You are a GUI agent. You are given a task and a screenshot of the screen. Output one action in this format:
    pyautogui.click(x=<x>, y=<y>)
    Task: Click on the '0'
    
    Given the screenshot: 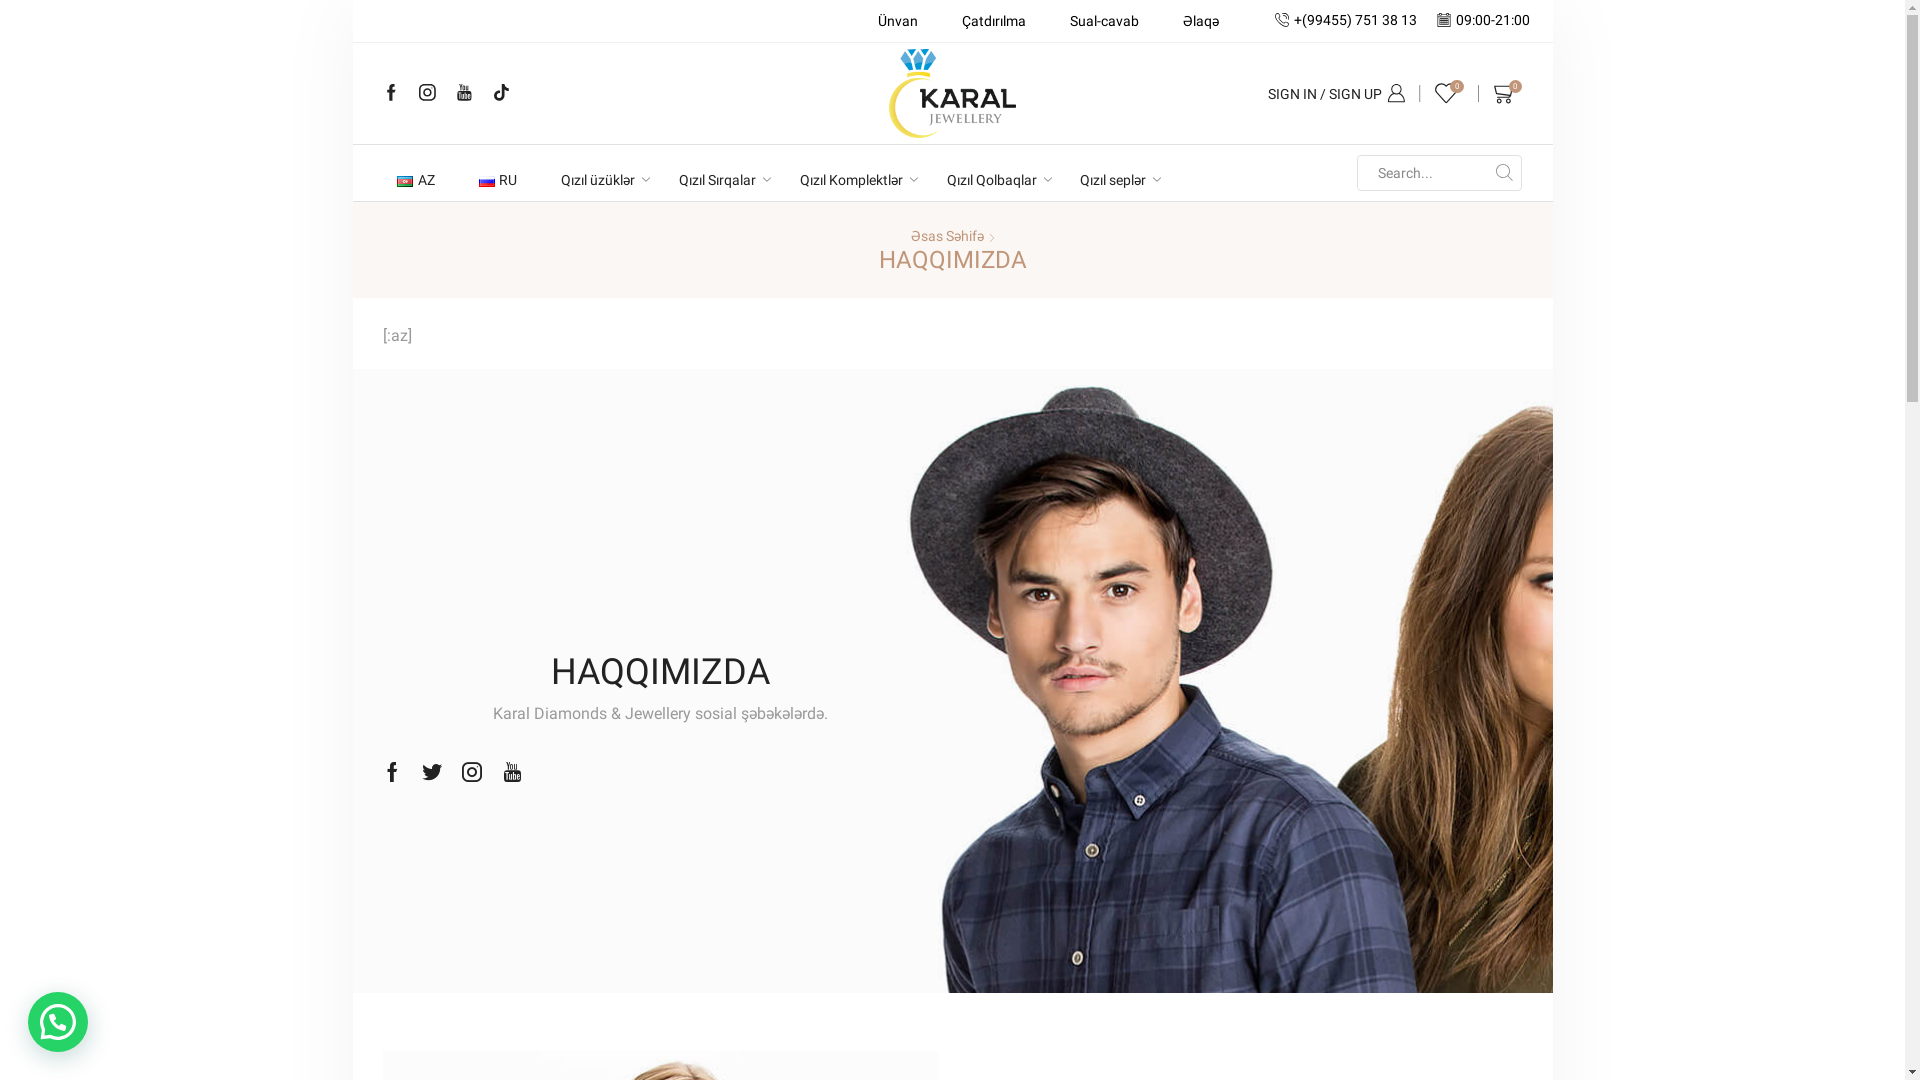 What is the action you would take?
    pyautogui.click(x=1508, y=92)
    